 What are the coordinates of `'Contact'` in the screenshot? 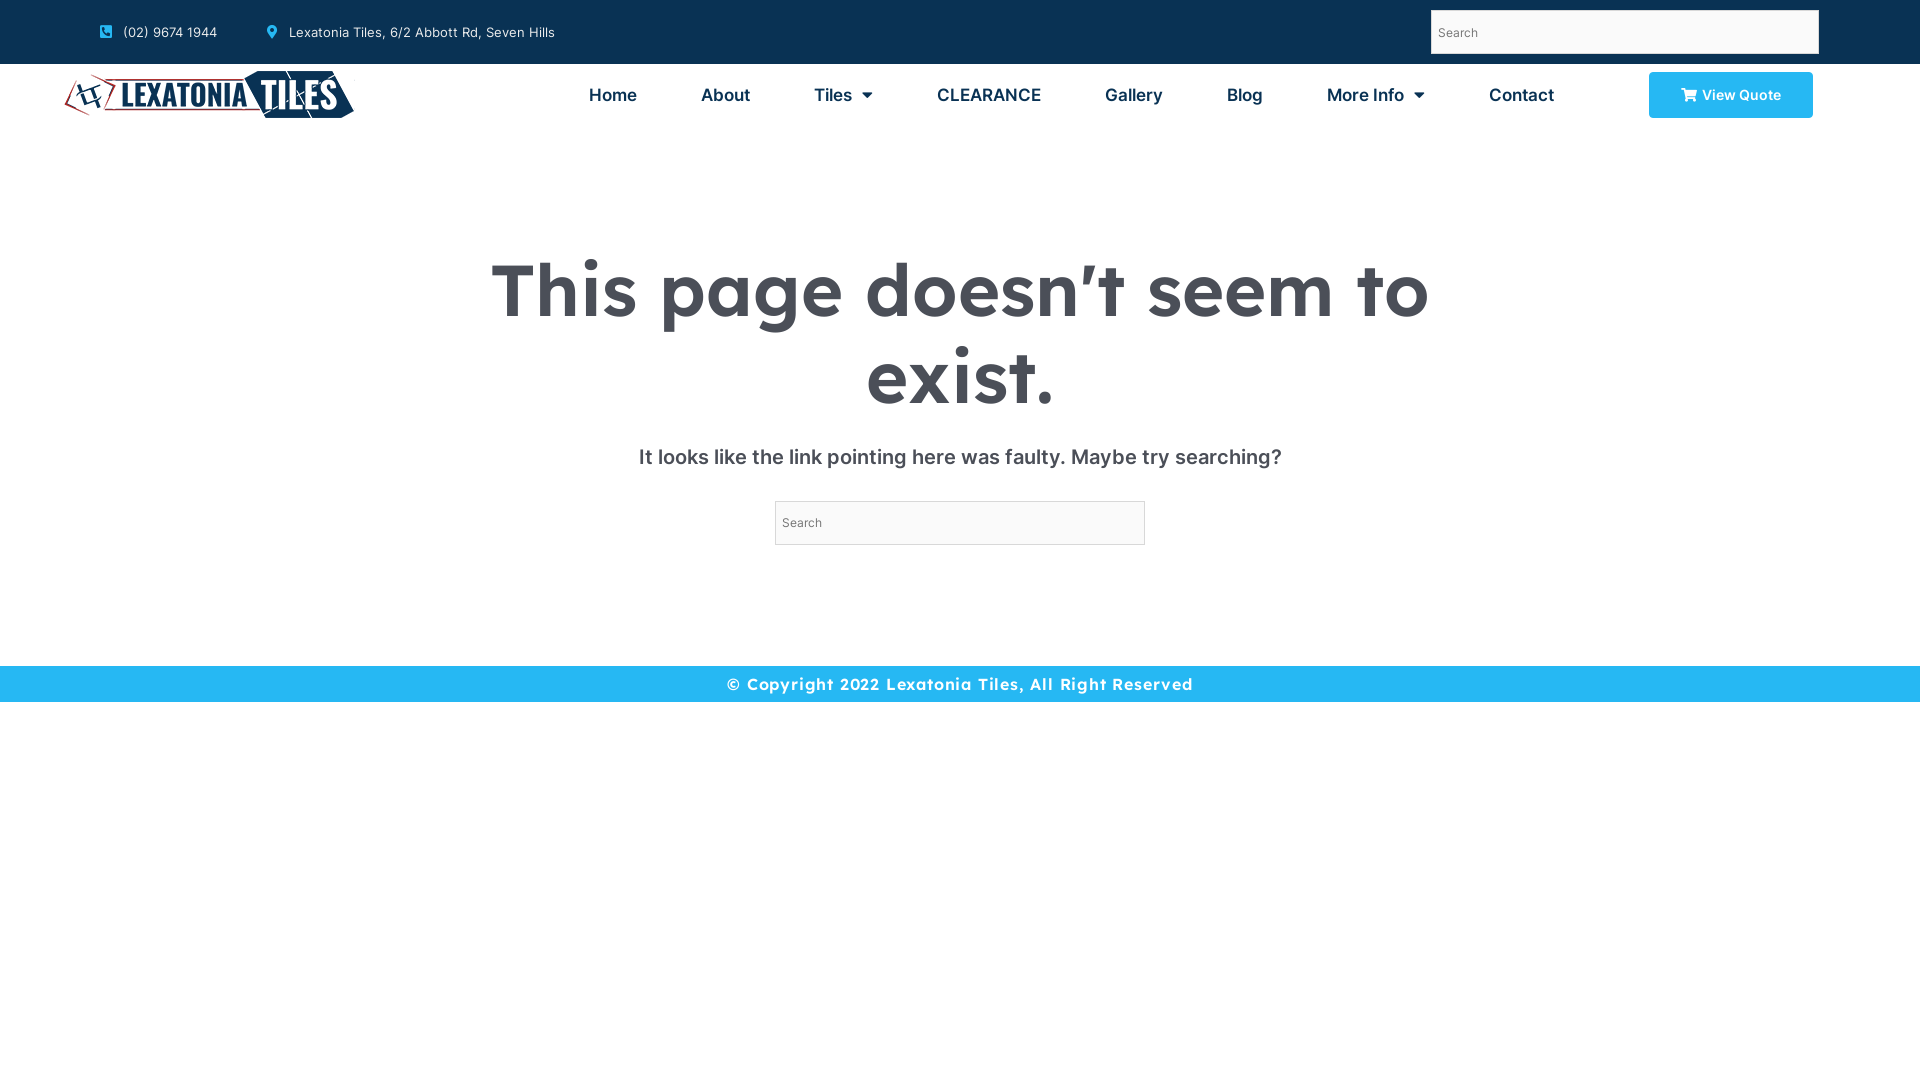 It's located at (1520, 95).